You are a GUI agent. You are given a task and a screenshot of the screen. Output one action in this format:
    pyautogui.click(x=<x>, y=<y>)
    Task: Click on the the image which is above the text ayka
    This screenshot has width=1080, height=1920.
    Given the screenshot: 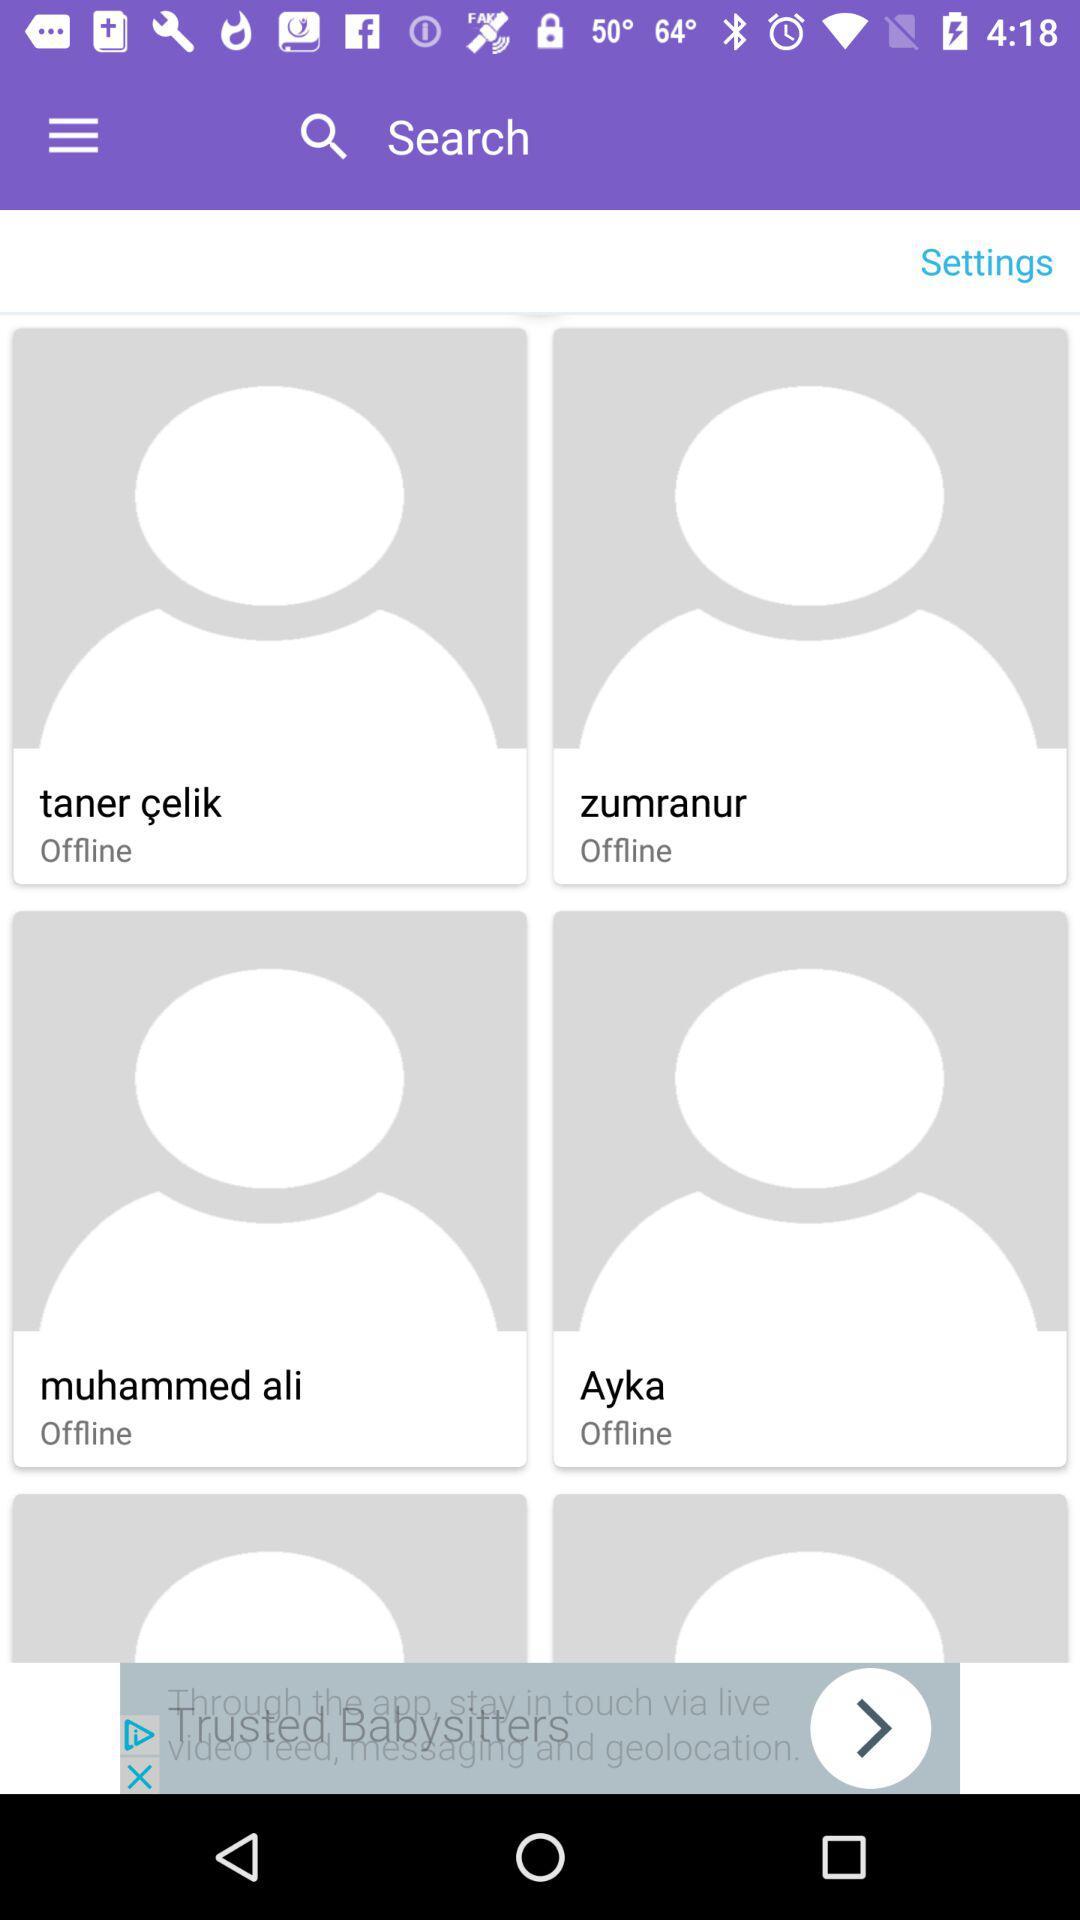 What is the action you would take?
    pyautogui.click(x=810, y=1121)
    